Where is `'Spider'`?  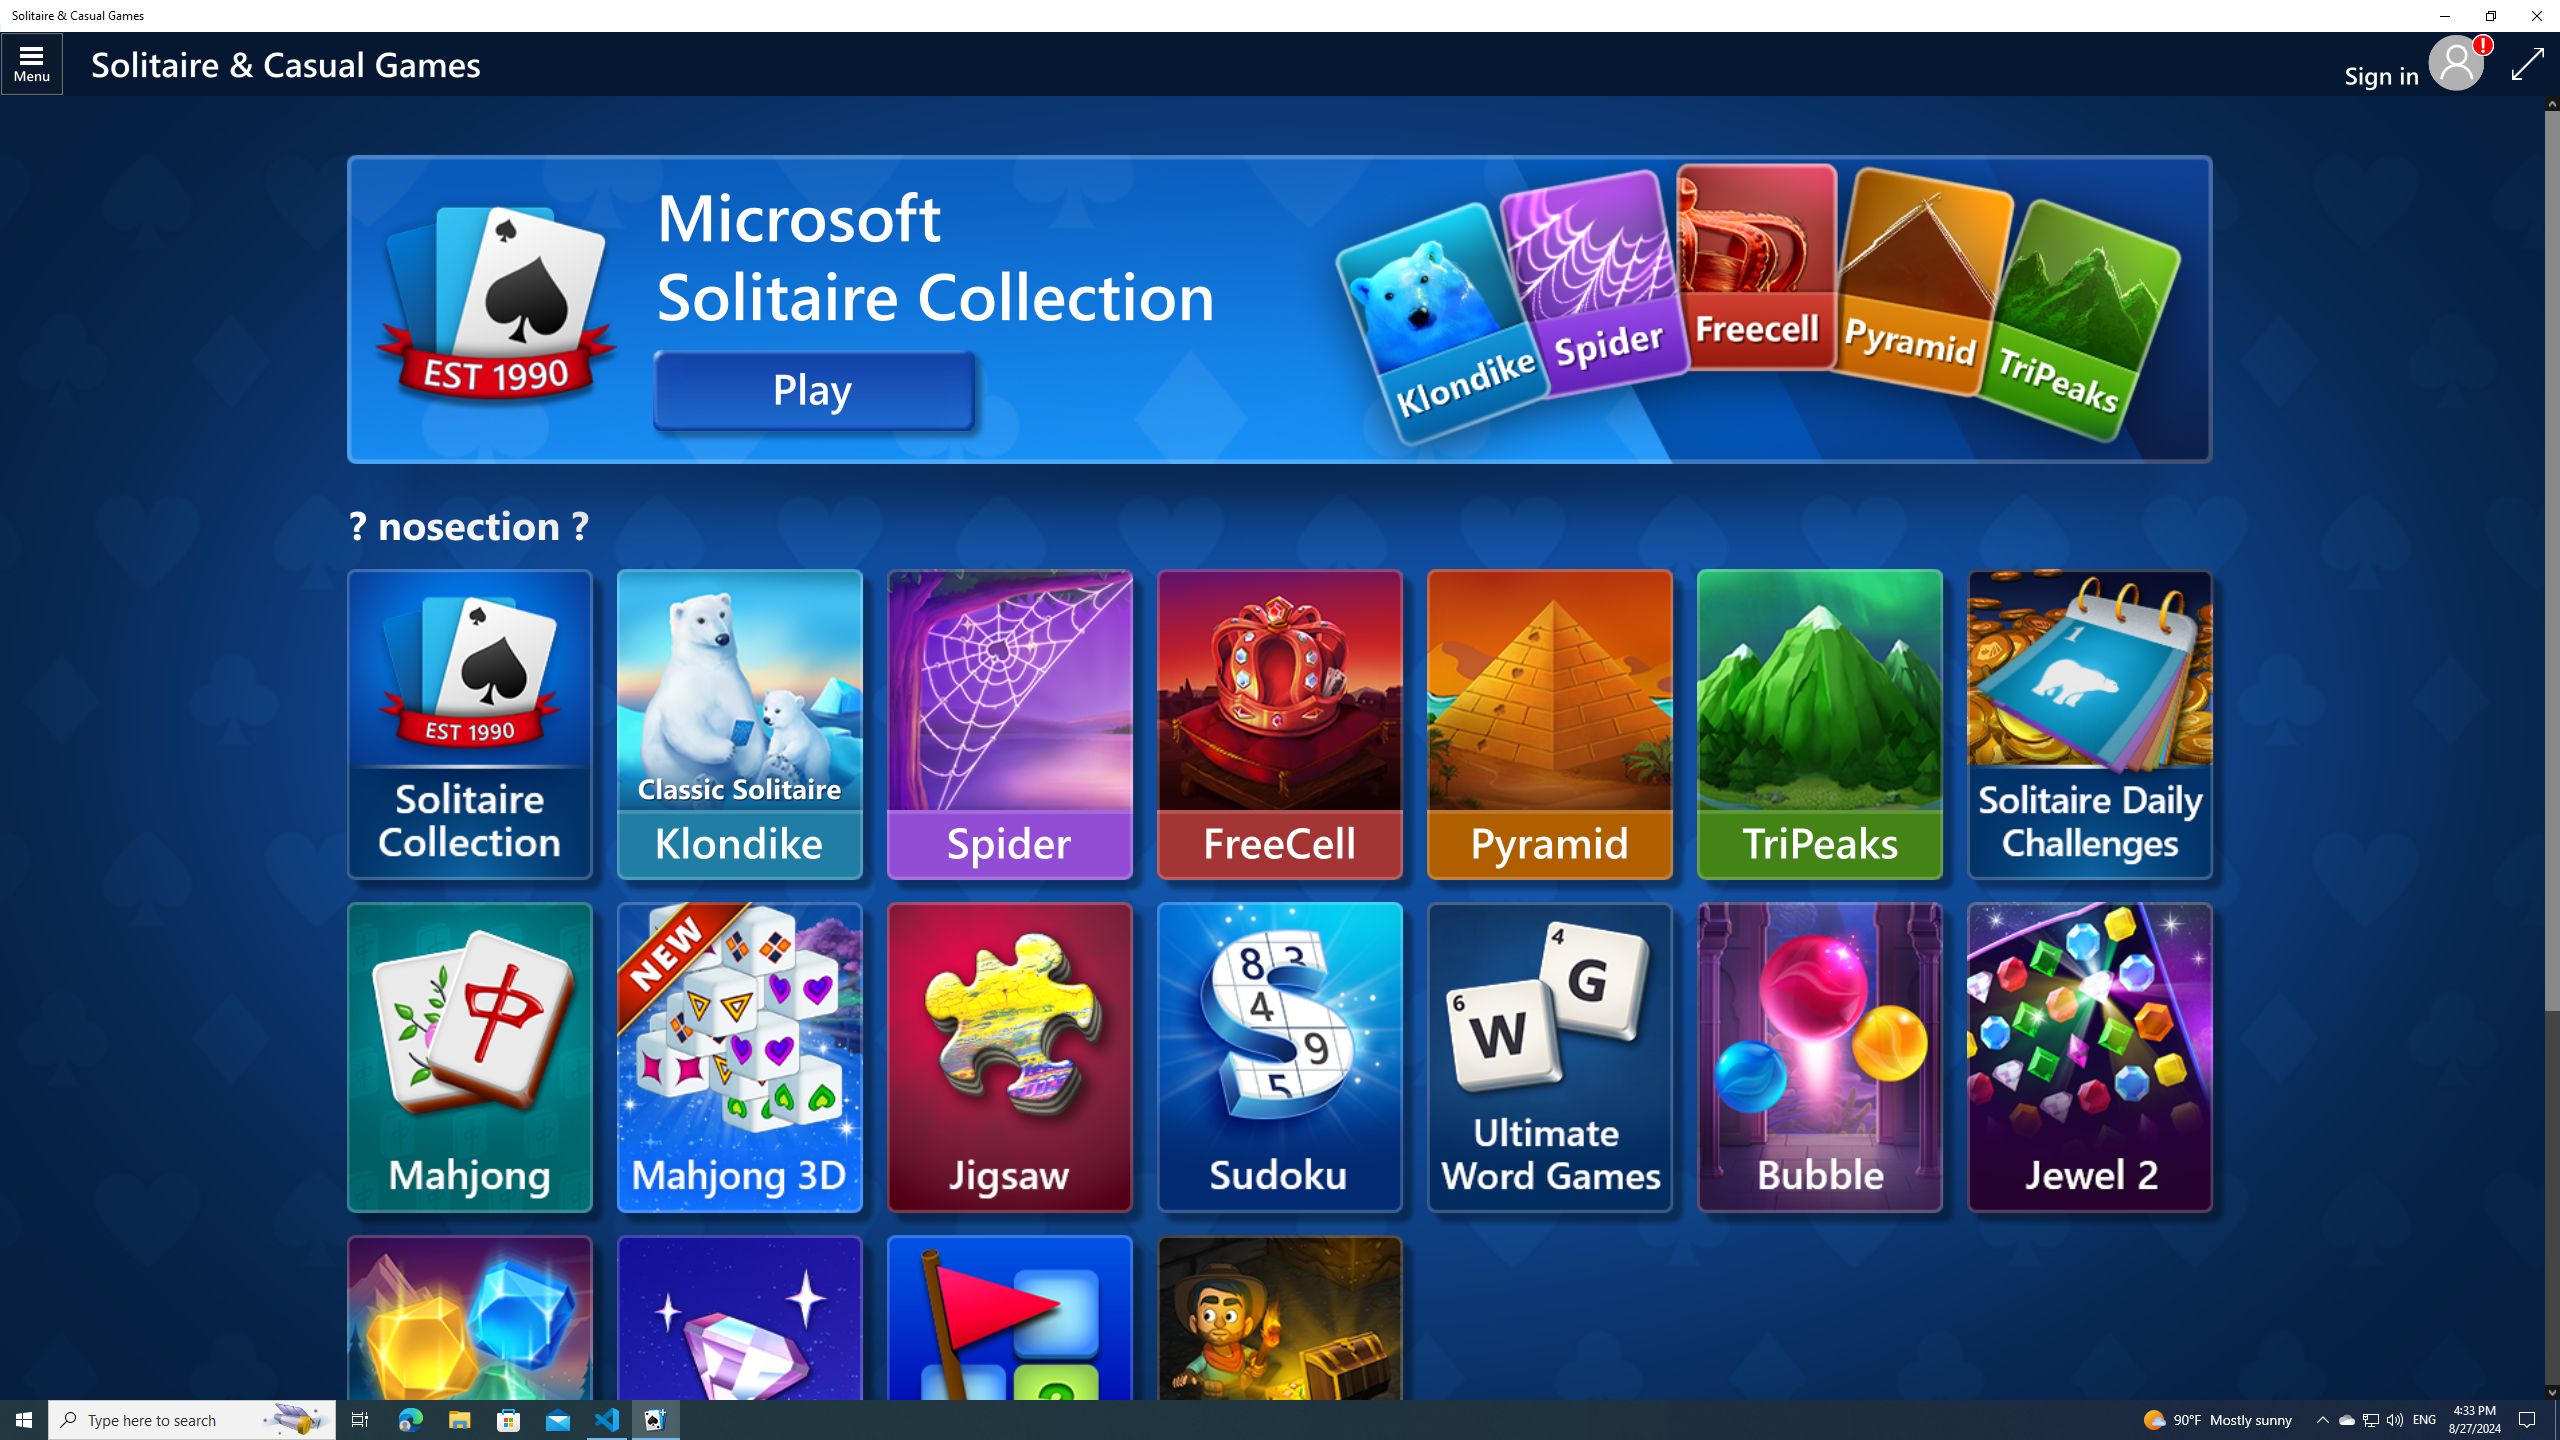 'Spider' is located at coordinates (1008, 723).